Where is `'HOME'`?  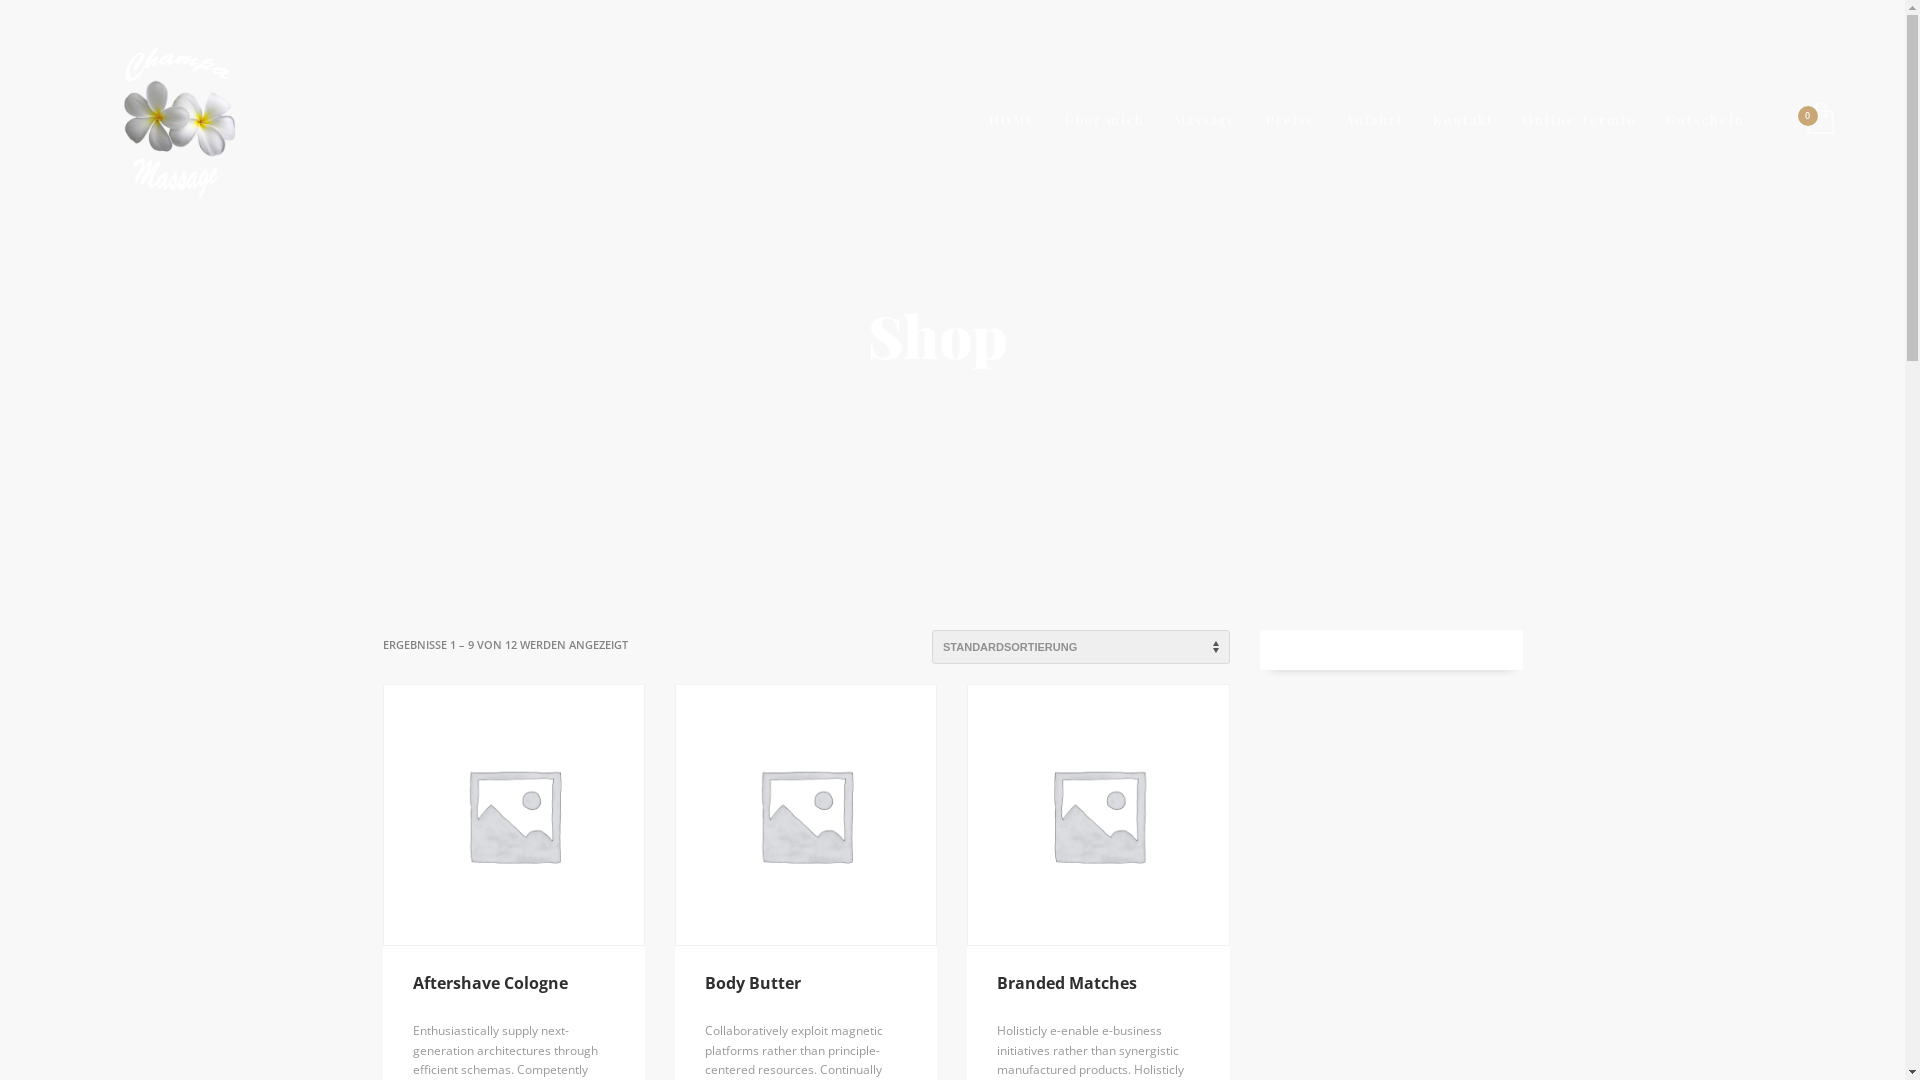 'HOME' is located at coordinates (1012, 119).